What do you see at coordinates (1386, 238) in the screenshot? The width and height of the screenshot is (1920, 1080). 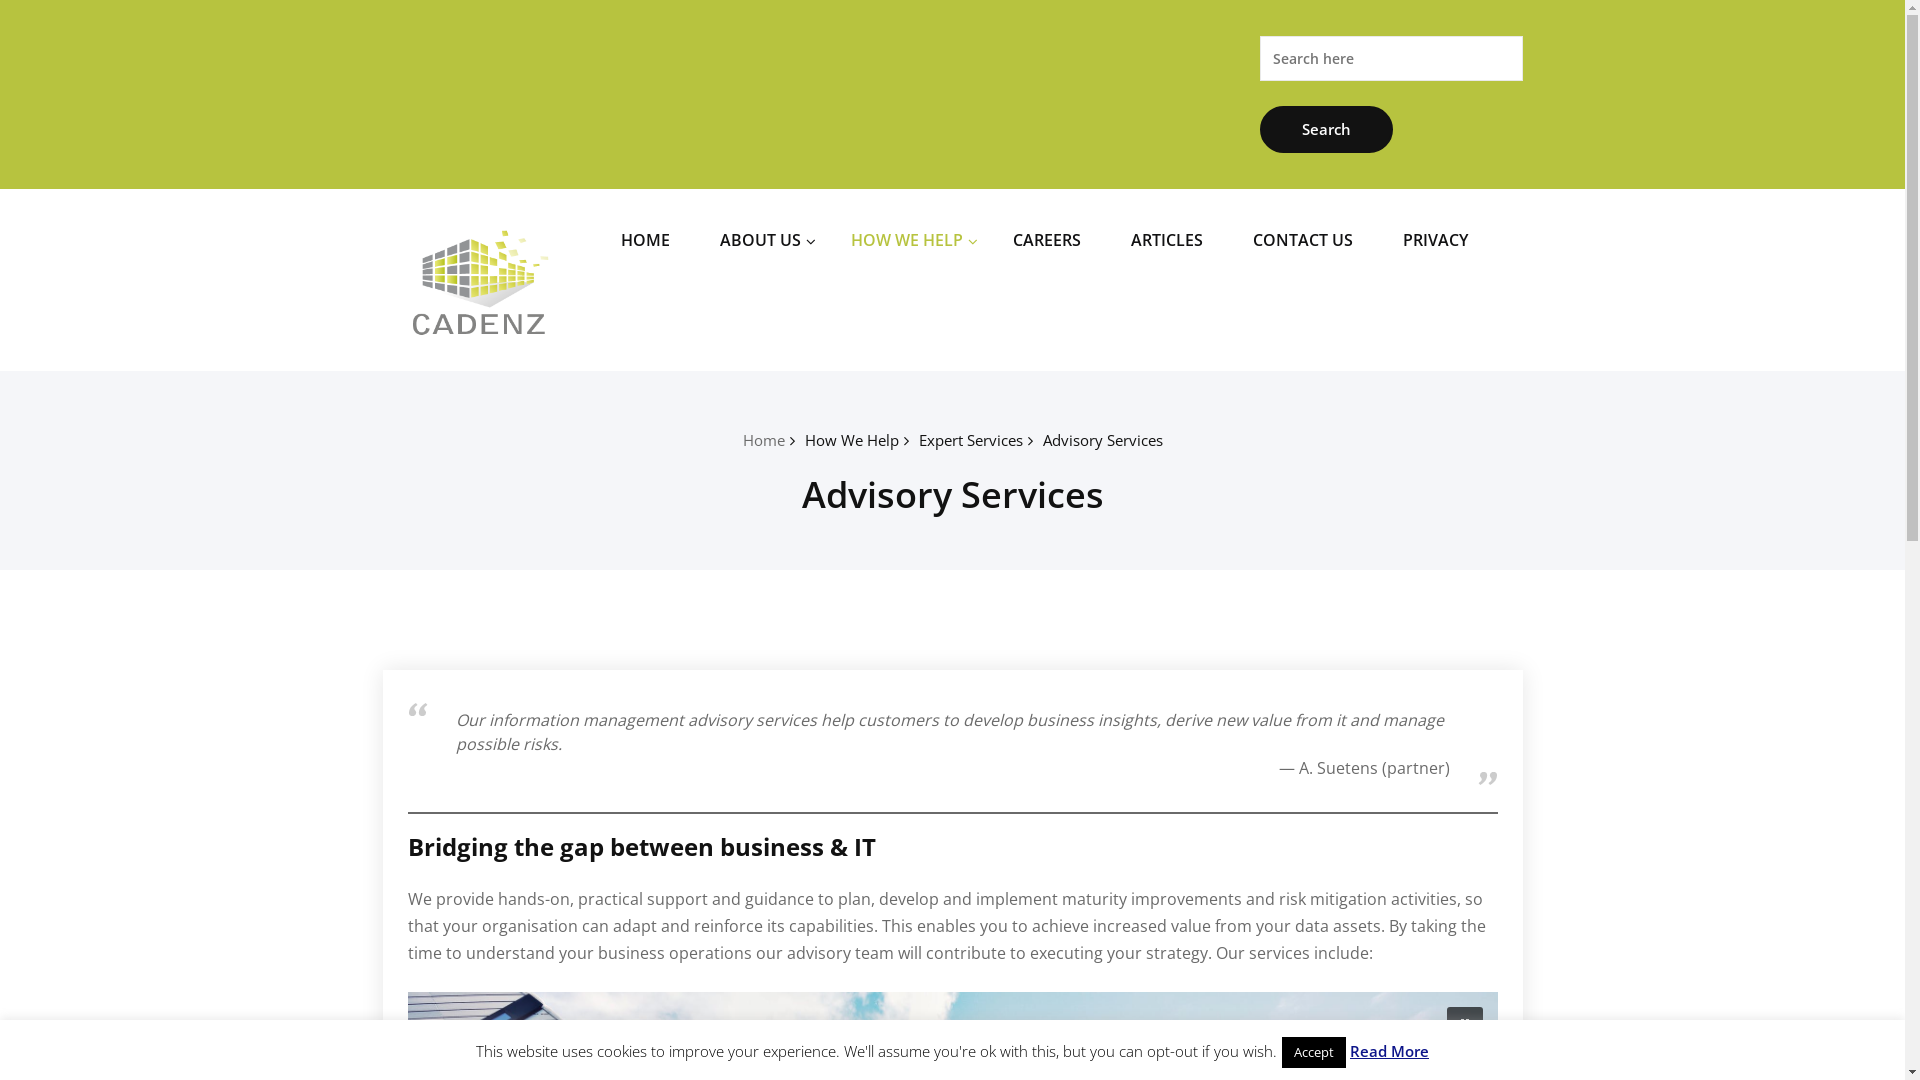 I see `'PRIVACY'` at bounding box center [1386, 238].